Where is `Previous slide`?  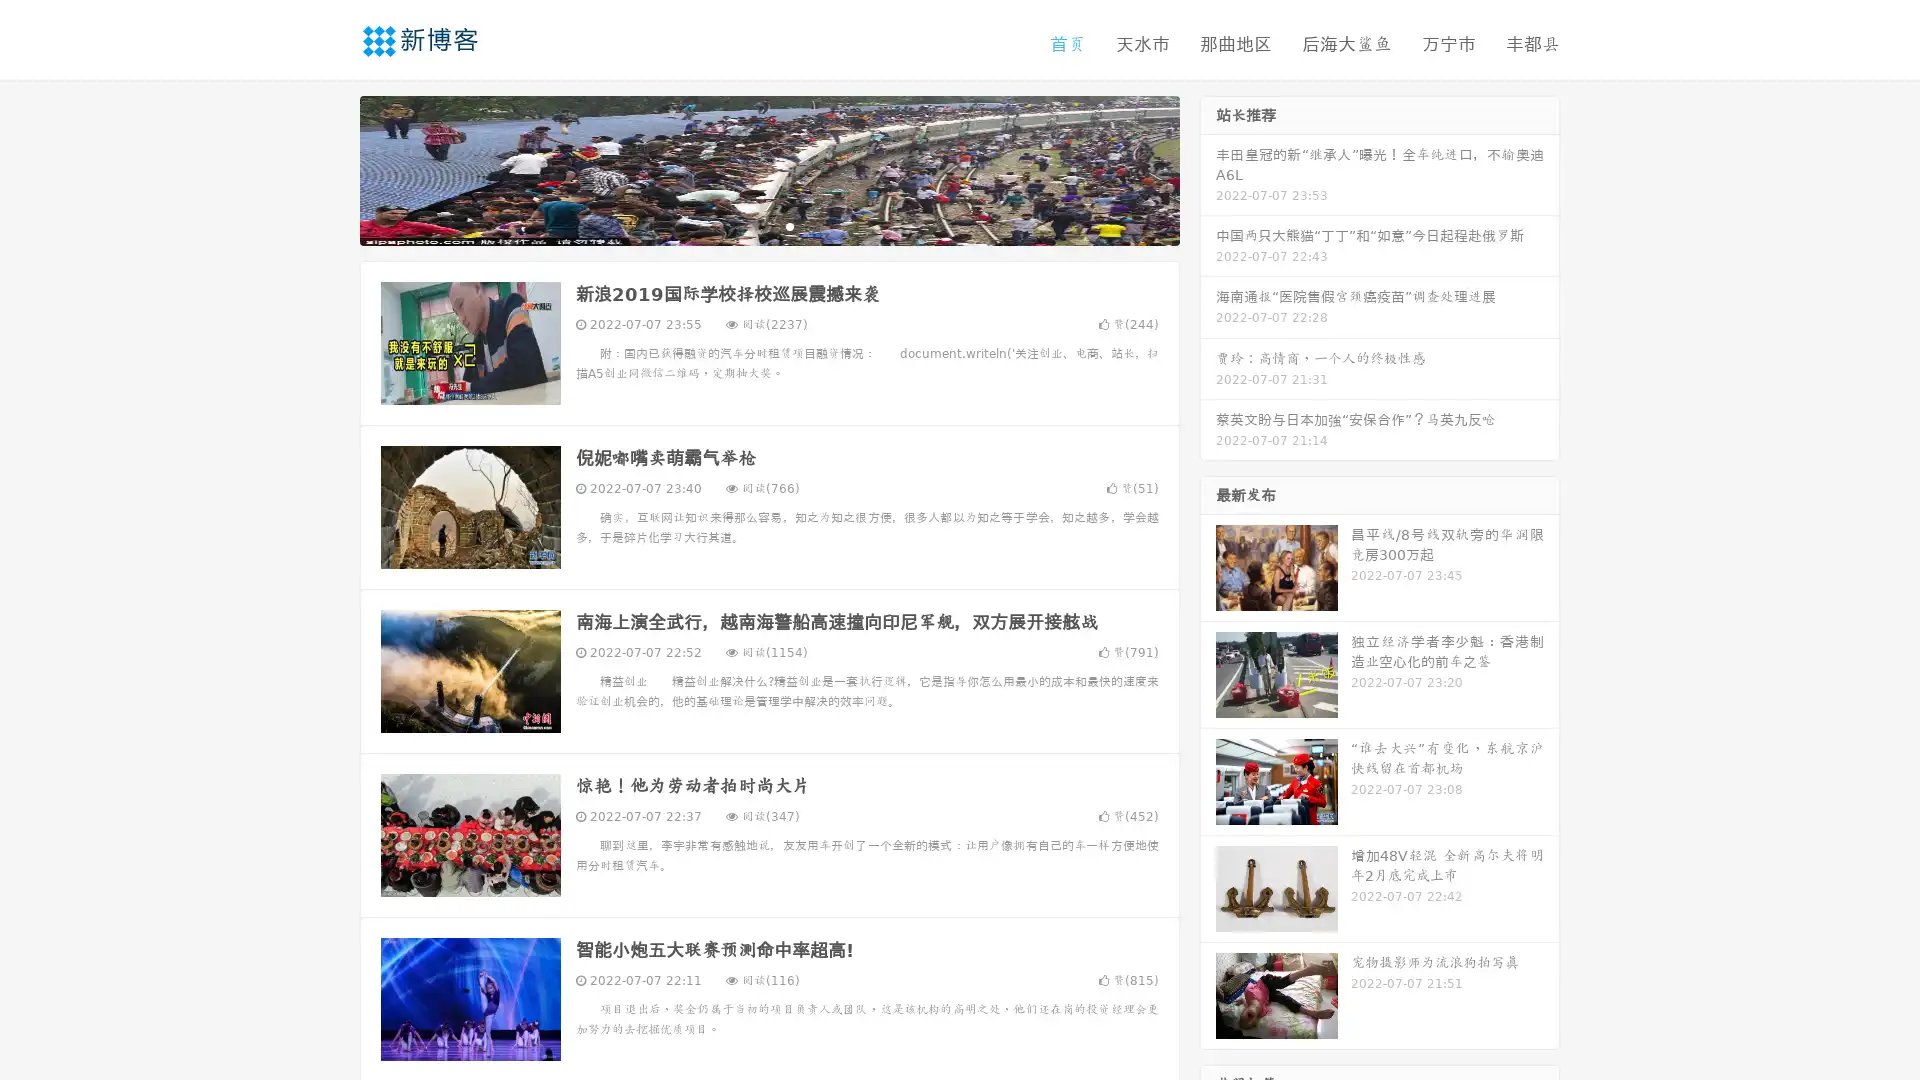
Previous slide is located at coordinates (330, 168).